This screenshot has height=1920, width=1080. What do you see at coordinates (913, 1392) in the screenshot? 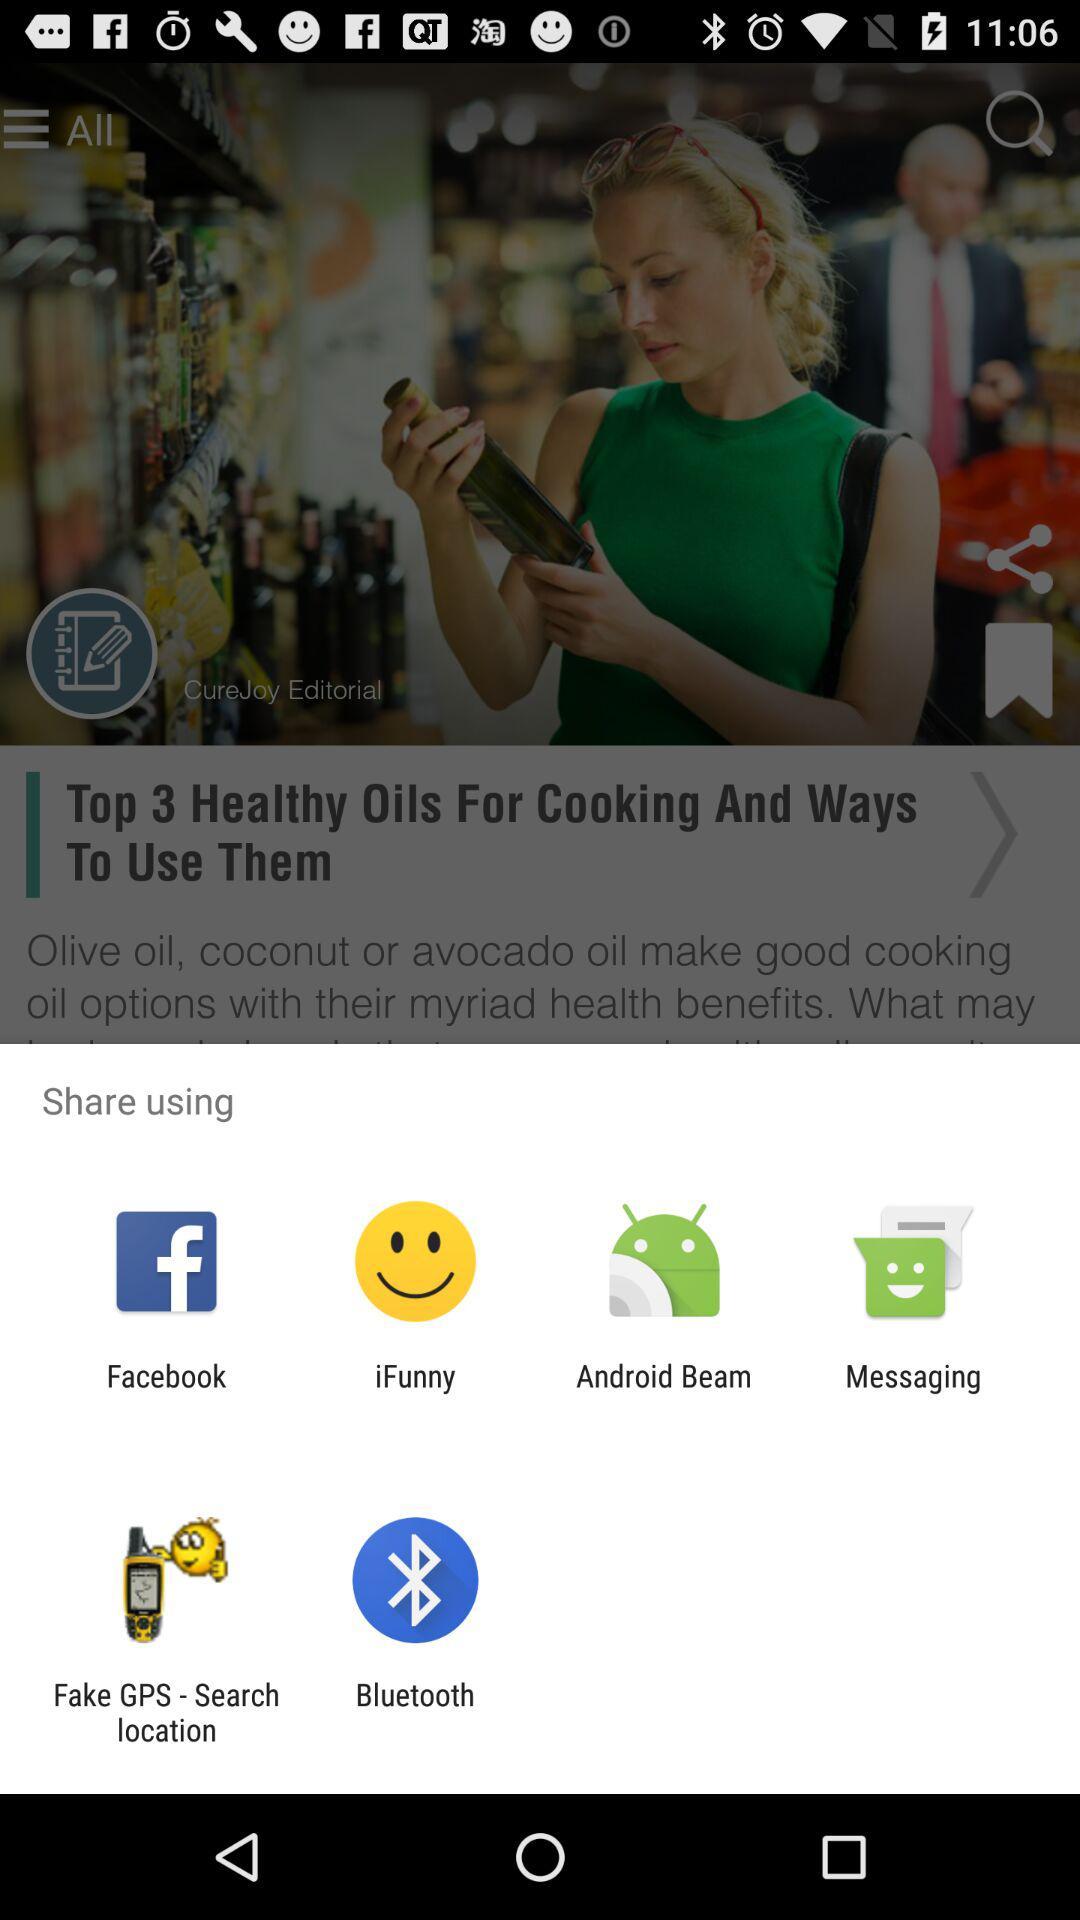
I see `the icon next to android beam app` at bounding box center [913, 1392].